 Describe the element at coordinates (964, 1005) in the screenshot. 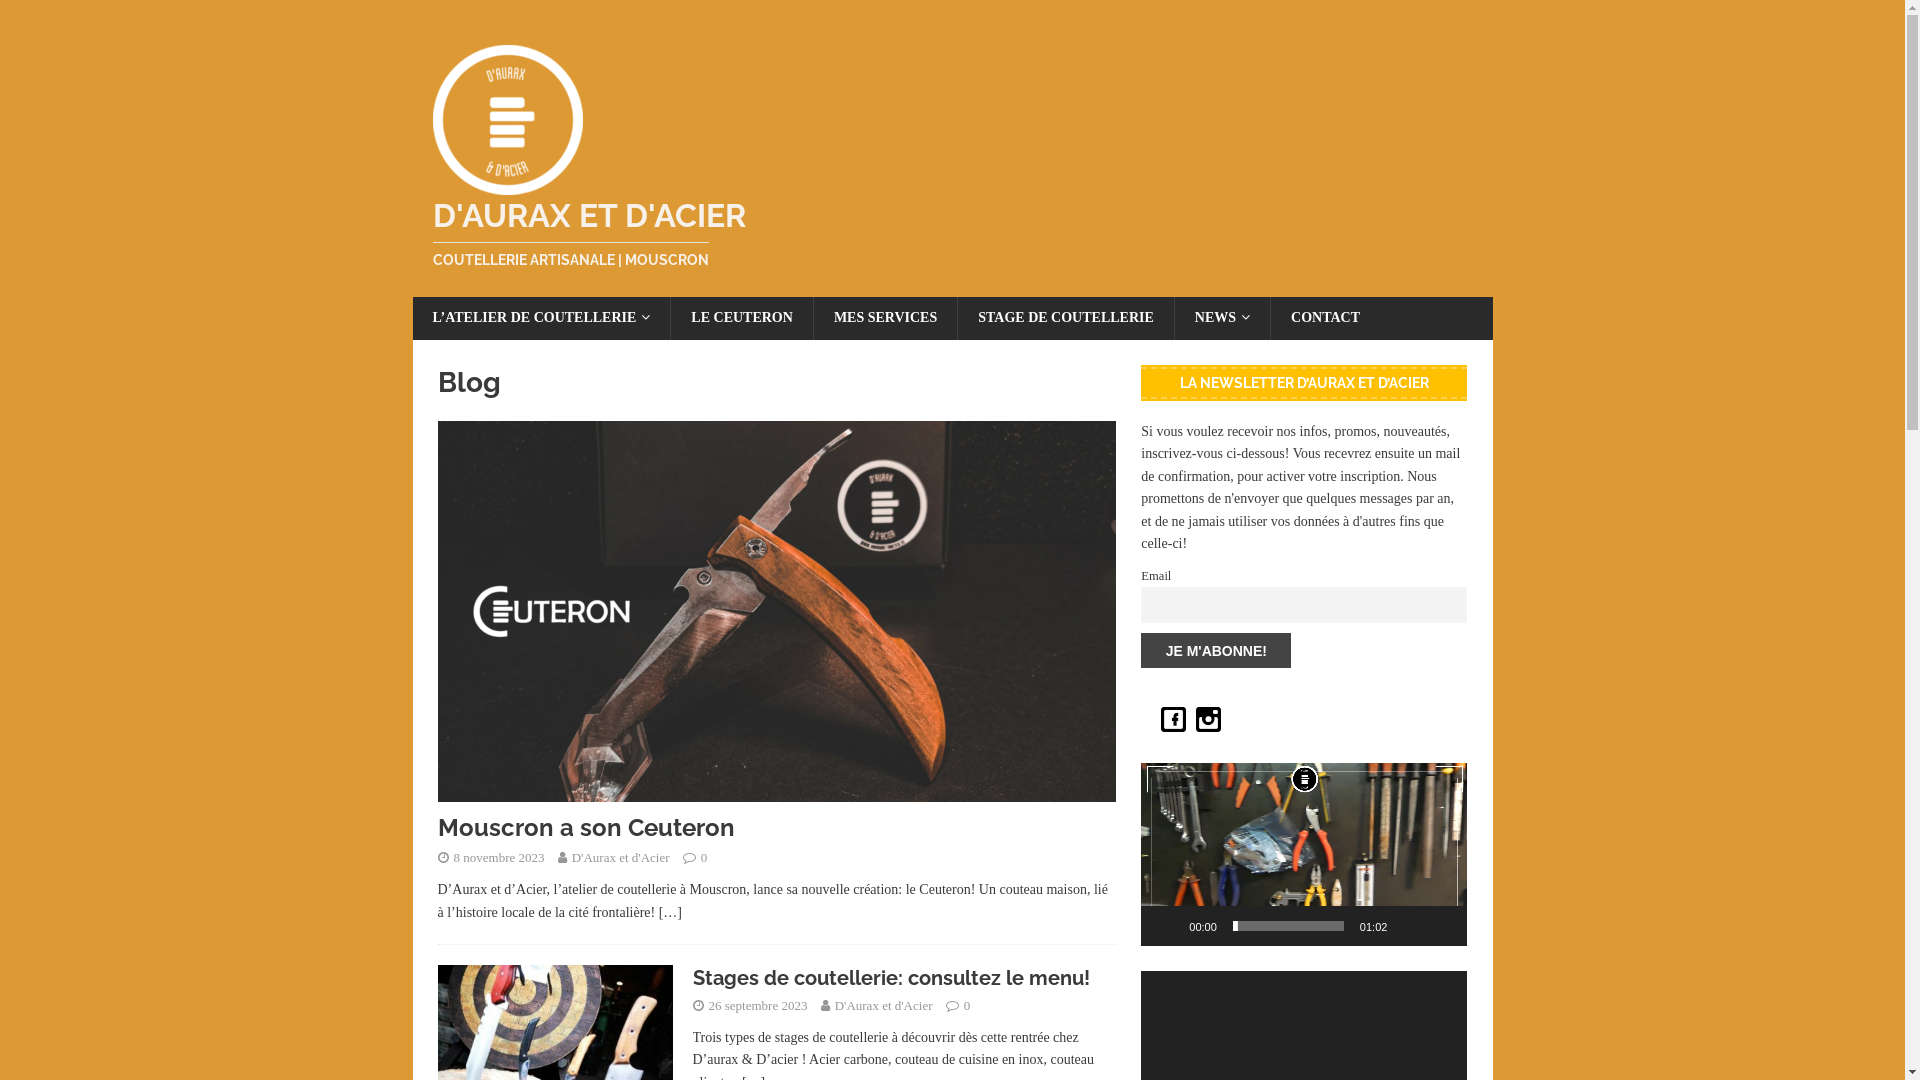

I see `'0'` at that location.